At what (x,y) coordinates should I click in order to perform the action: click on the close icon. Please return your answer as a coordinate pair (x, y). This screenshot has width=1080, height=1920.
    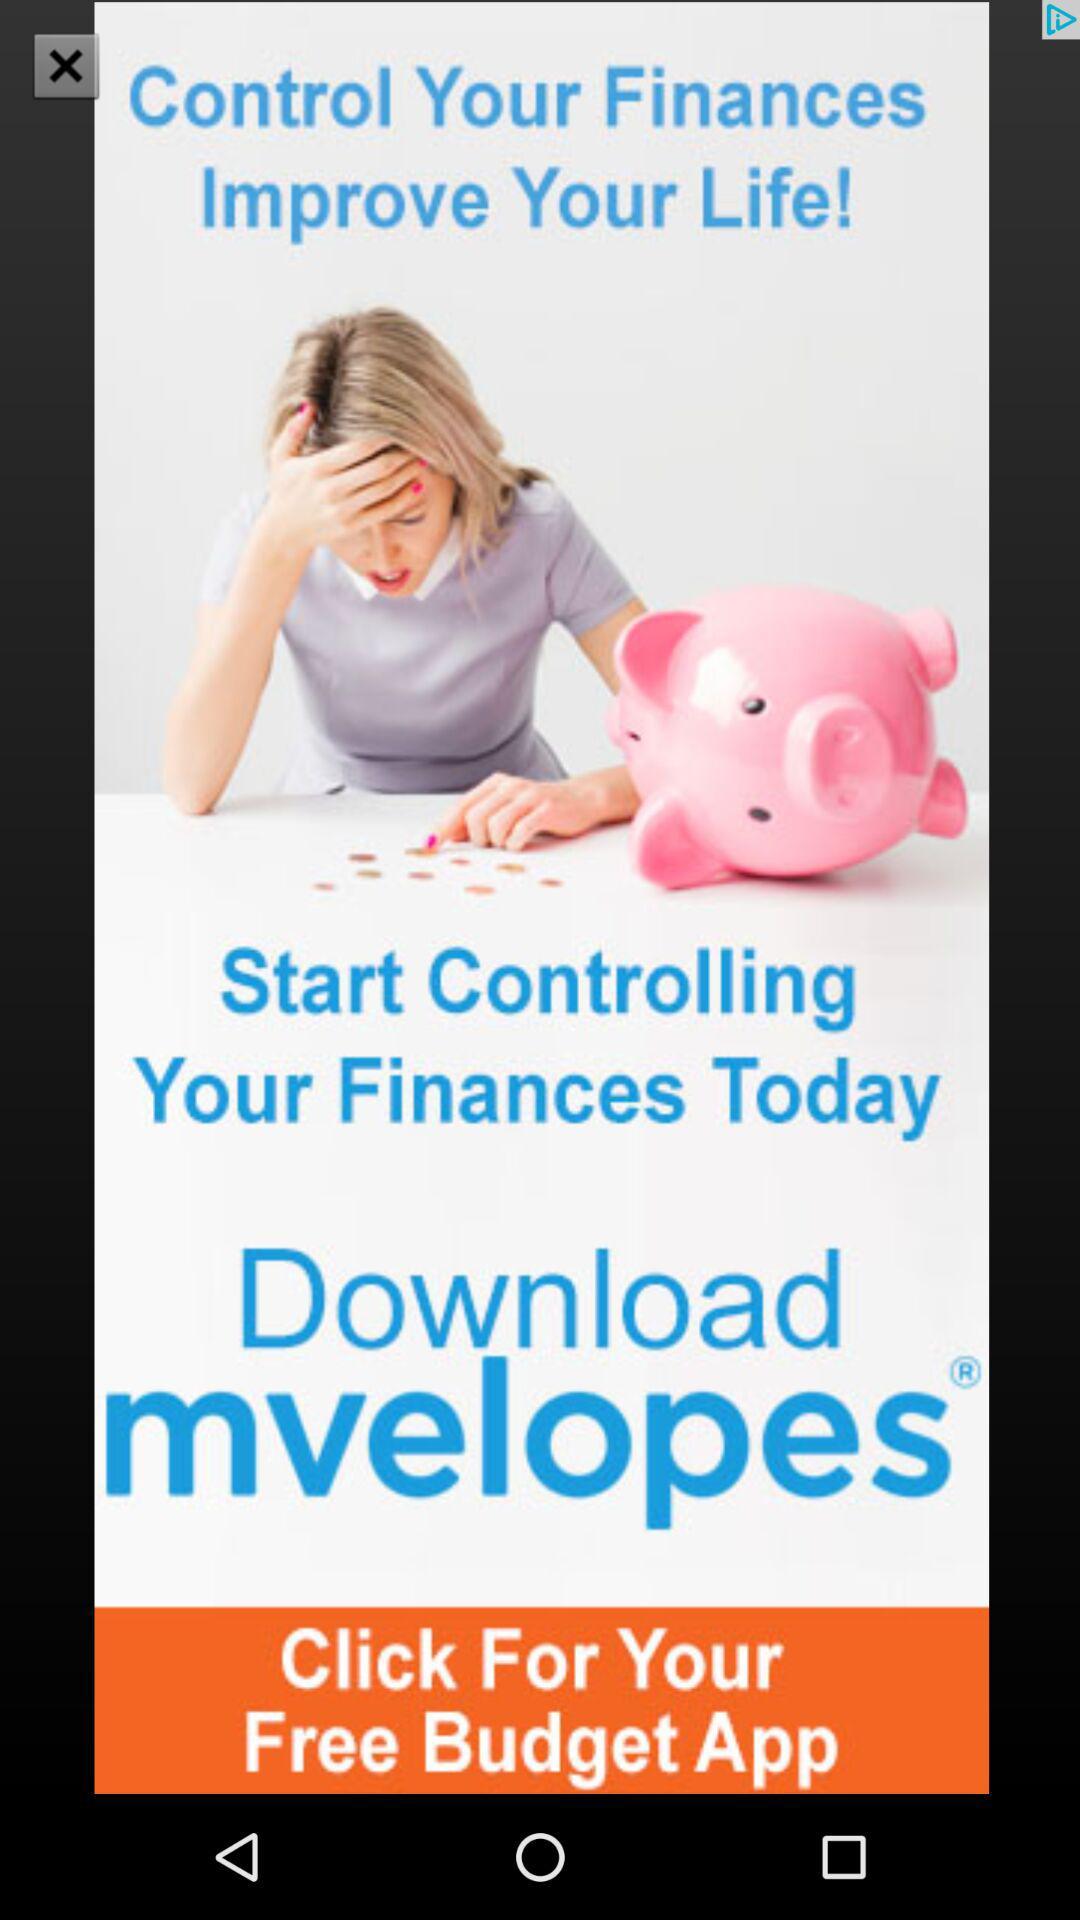
    Looking at the image, I should click on (77, 83).